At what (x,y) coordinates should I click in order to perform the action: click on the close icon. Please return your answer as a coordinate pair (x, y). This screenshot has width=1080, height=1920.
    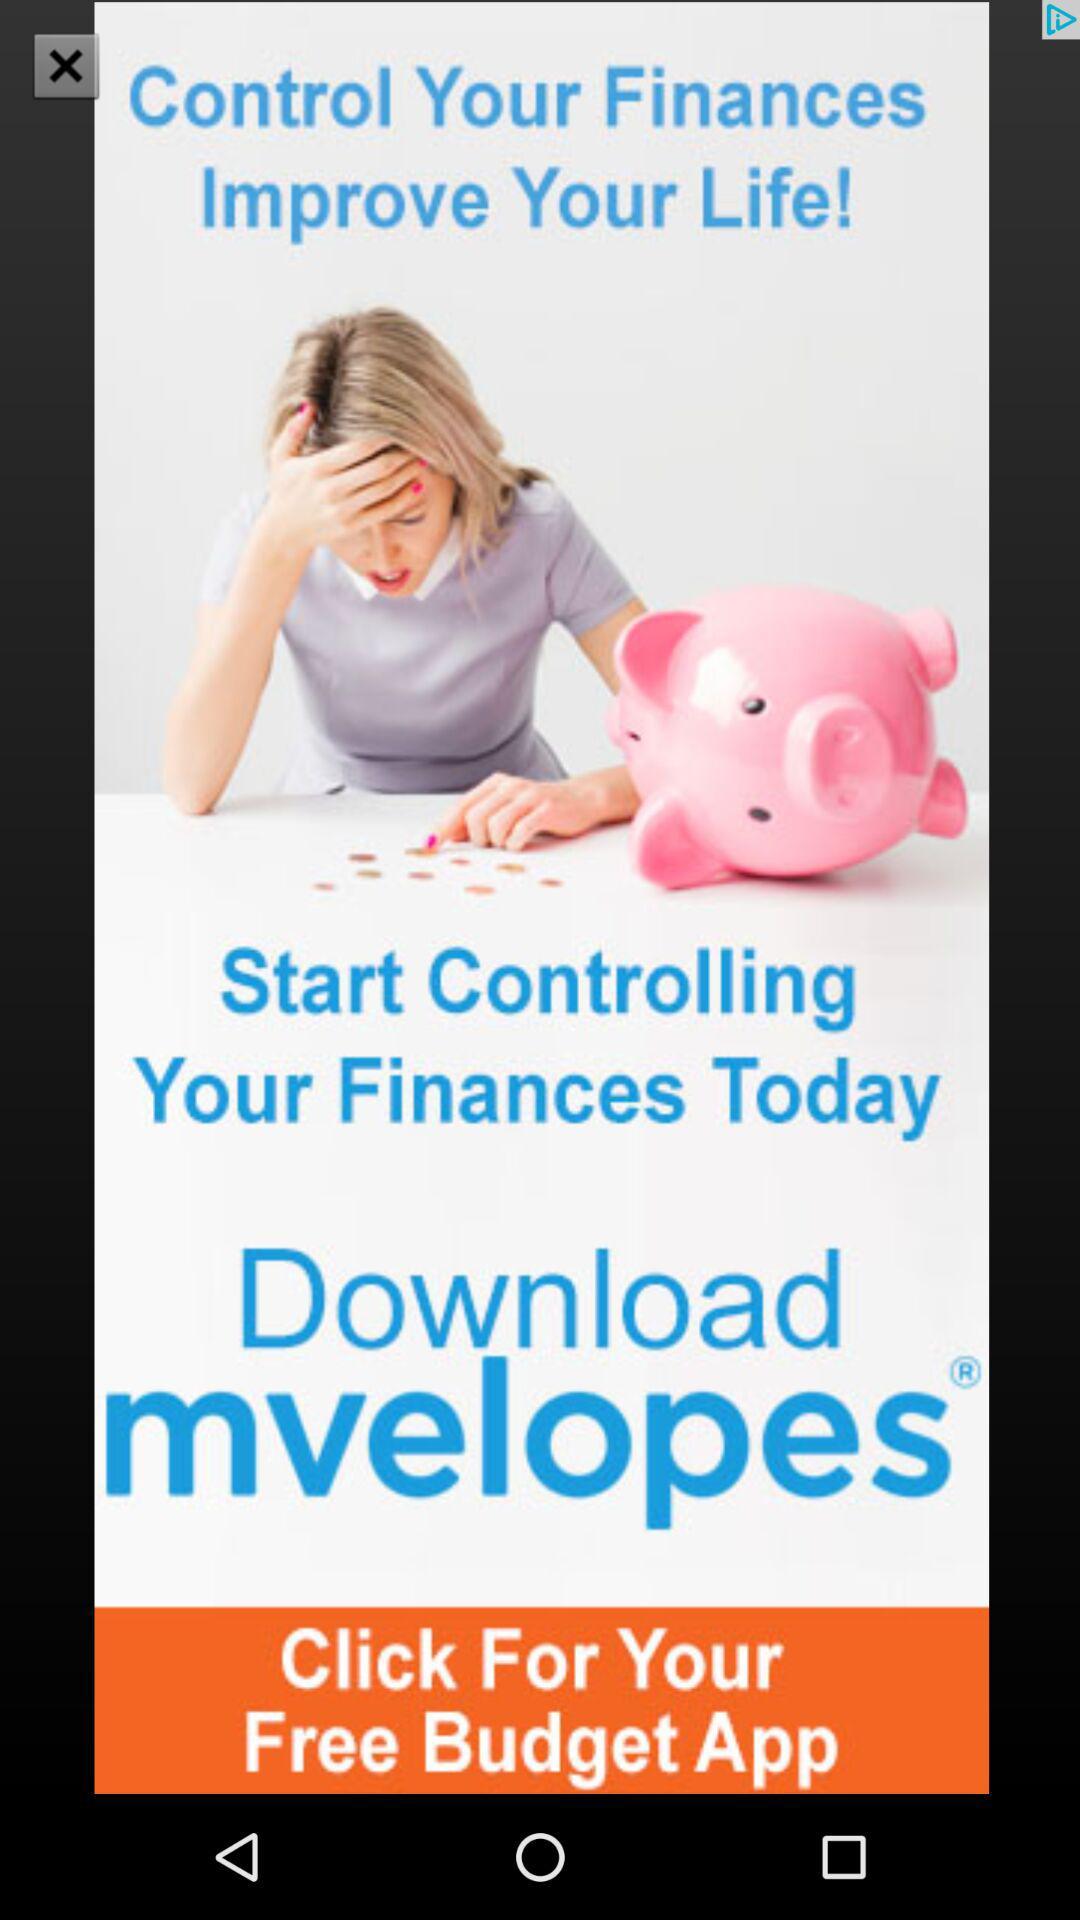
    Looking at the image, I should click on (77, 83).